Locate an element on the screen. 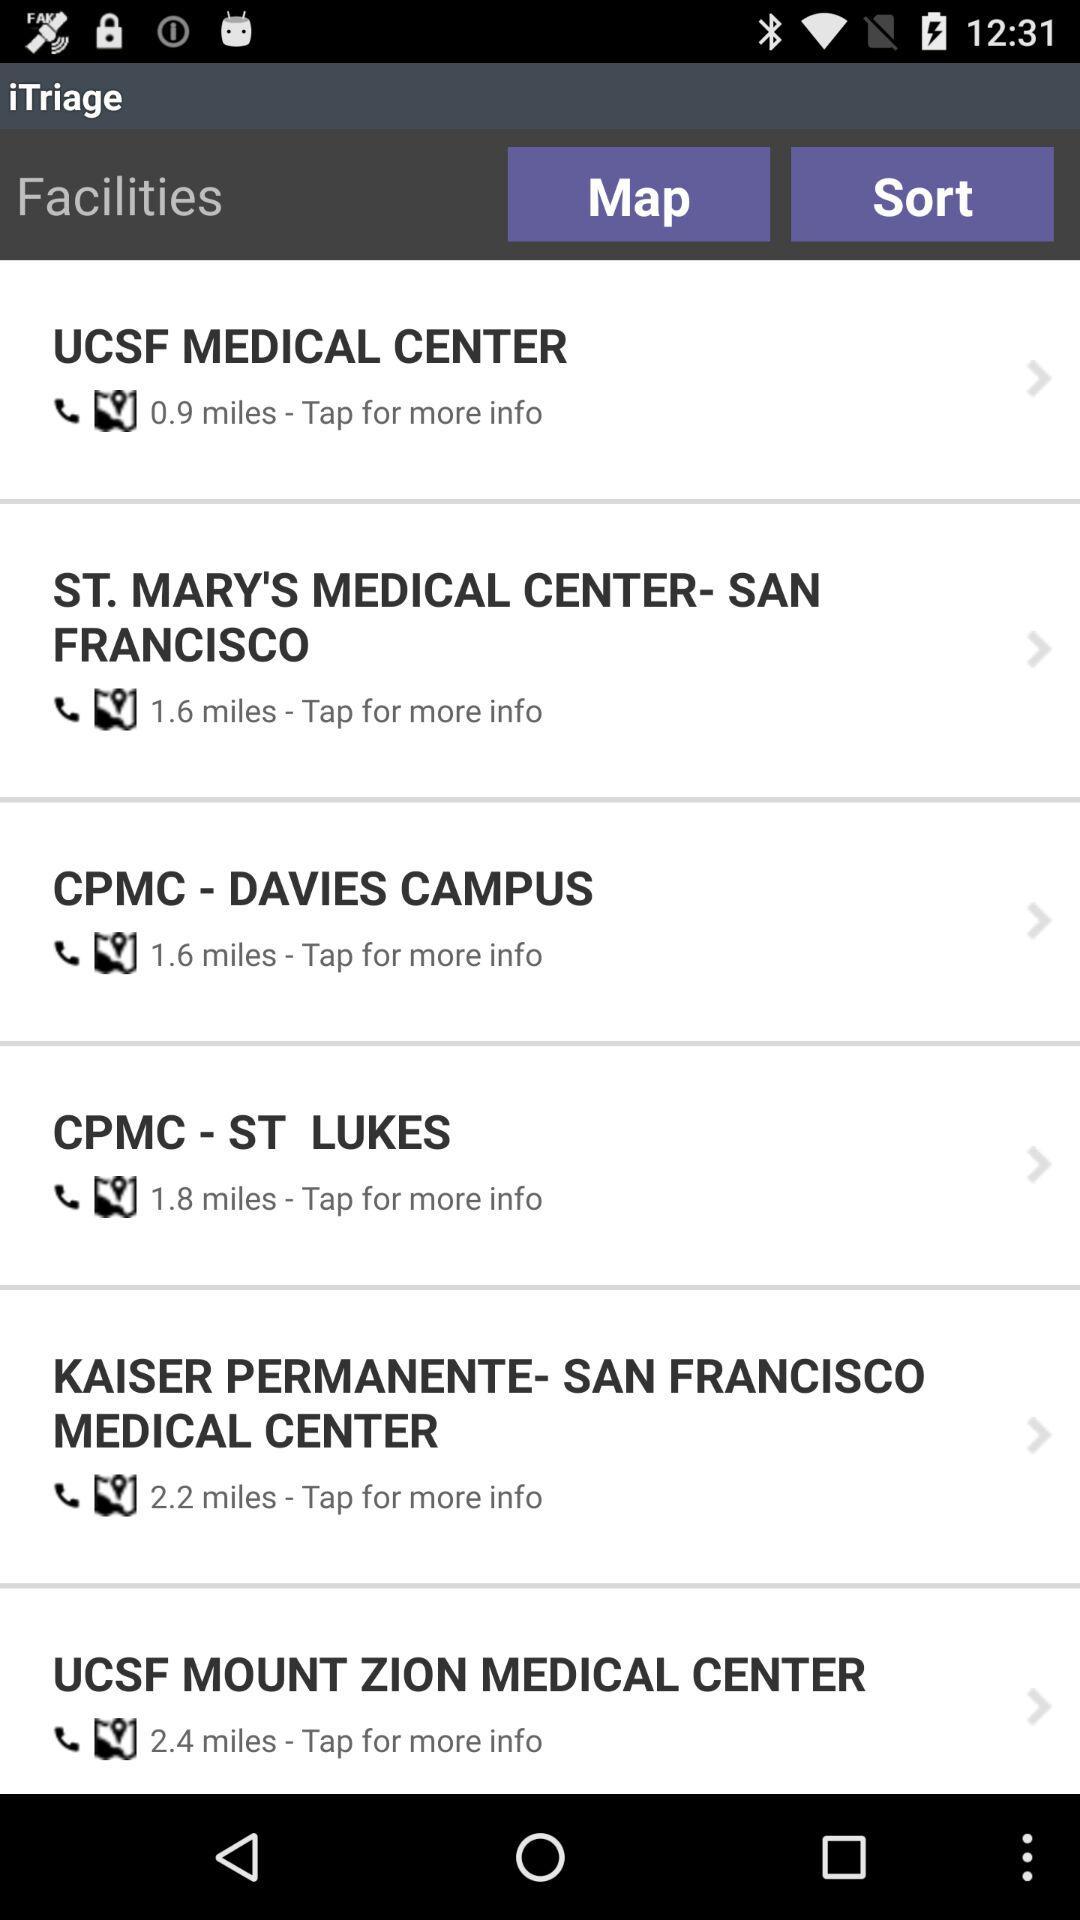 The width and height of the screenshot is (1080, 1920). item below the 0.9 icon is located at coordinates (524, 614).